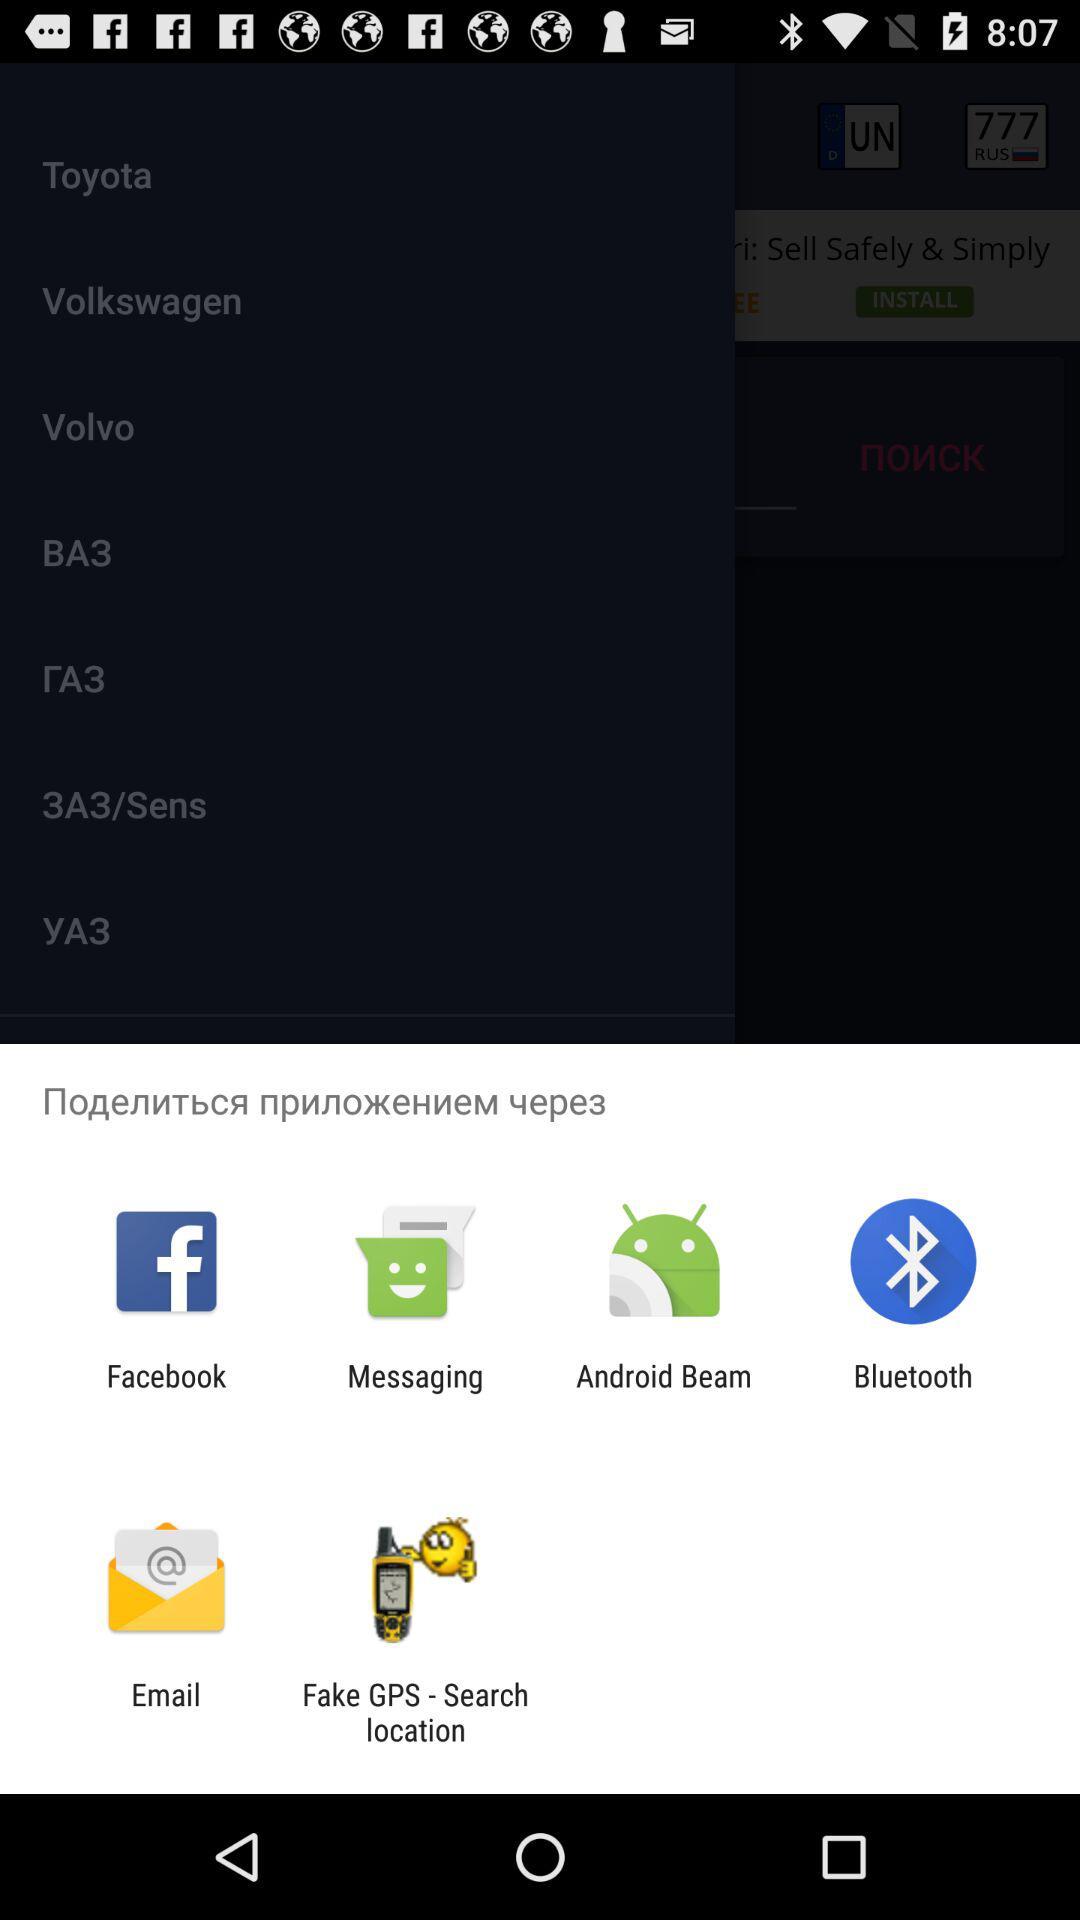  I want to click on the fake gps search item, so click(414, 1711).